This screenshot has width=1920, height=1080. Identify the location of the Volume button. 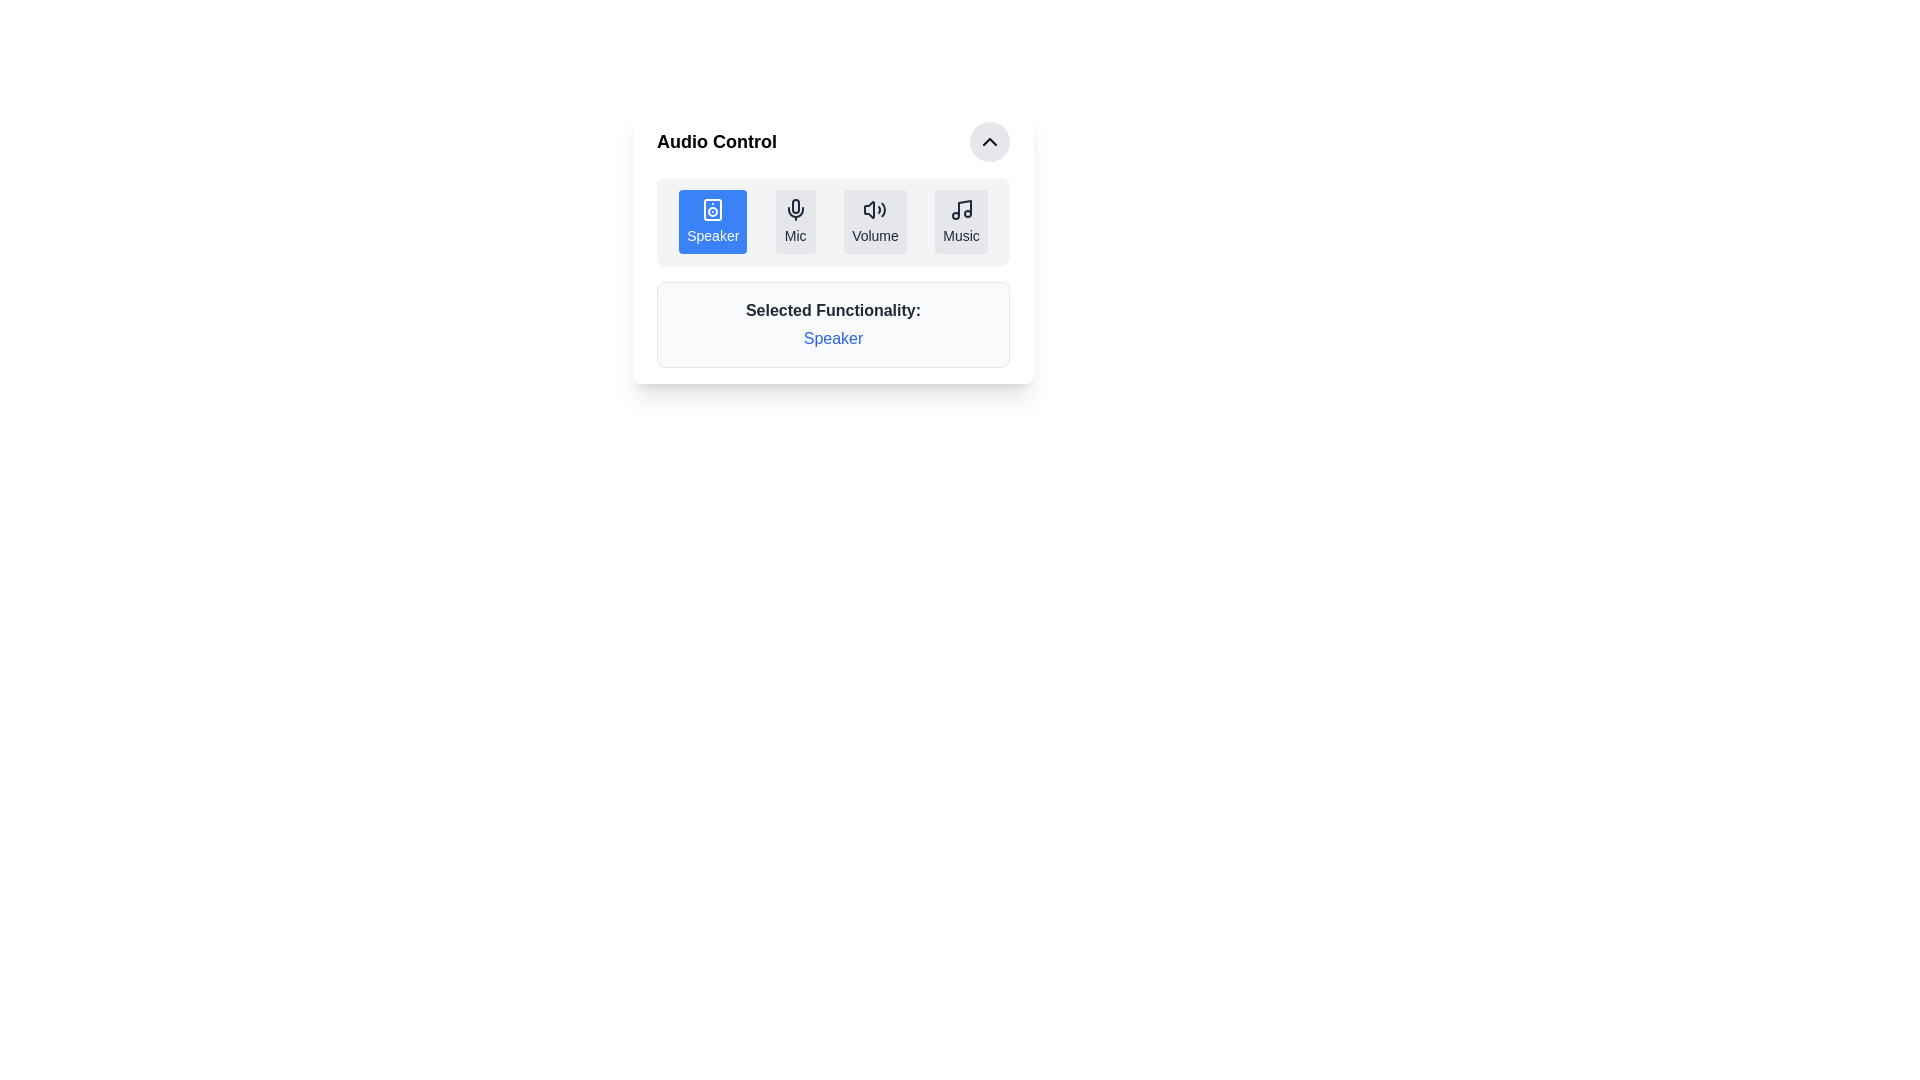
(875, 222).